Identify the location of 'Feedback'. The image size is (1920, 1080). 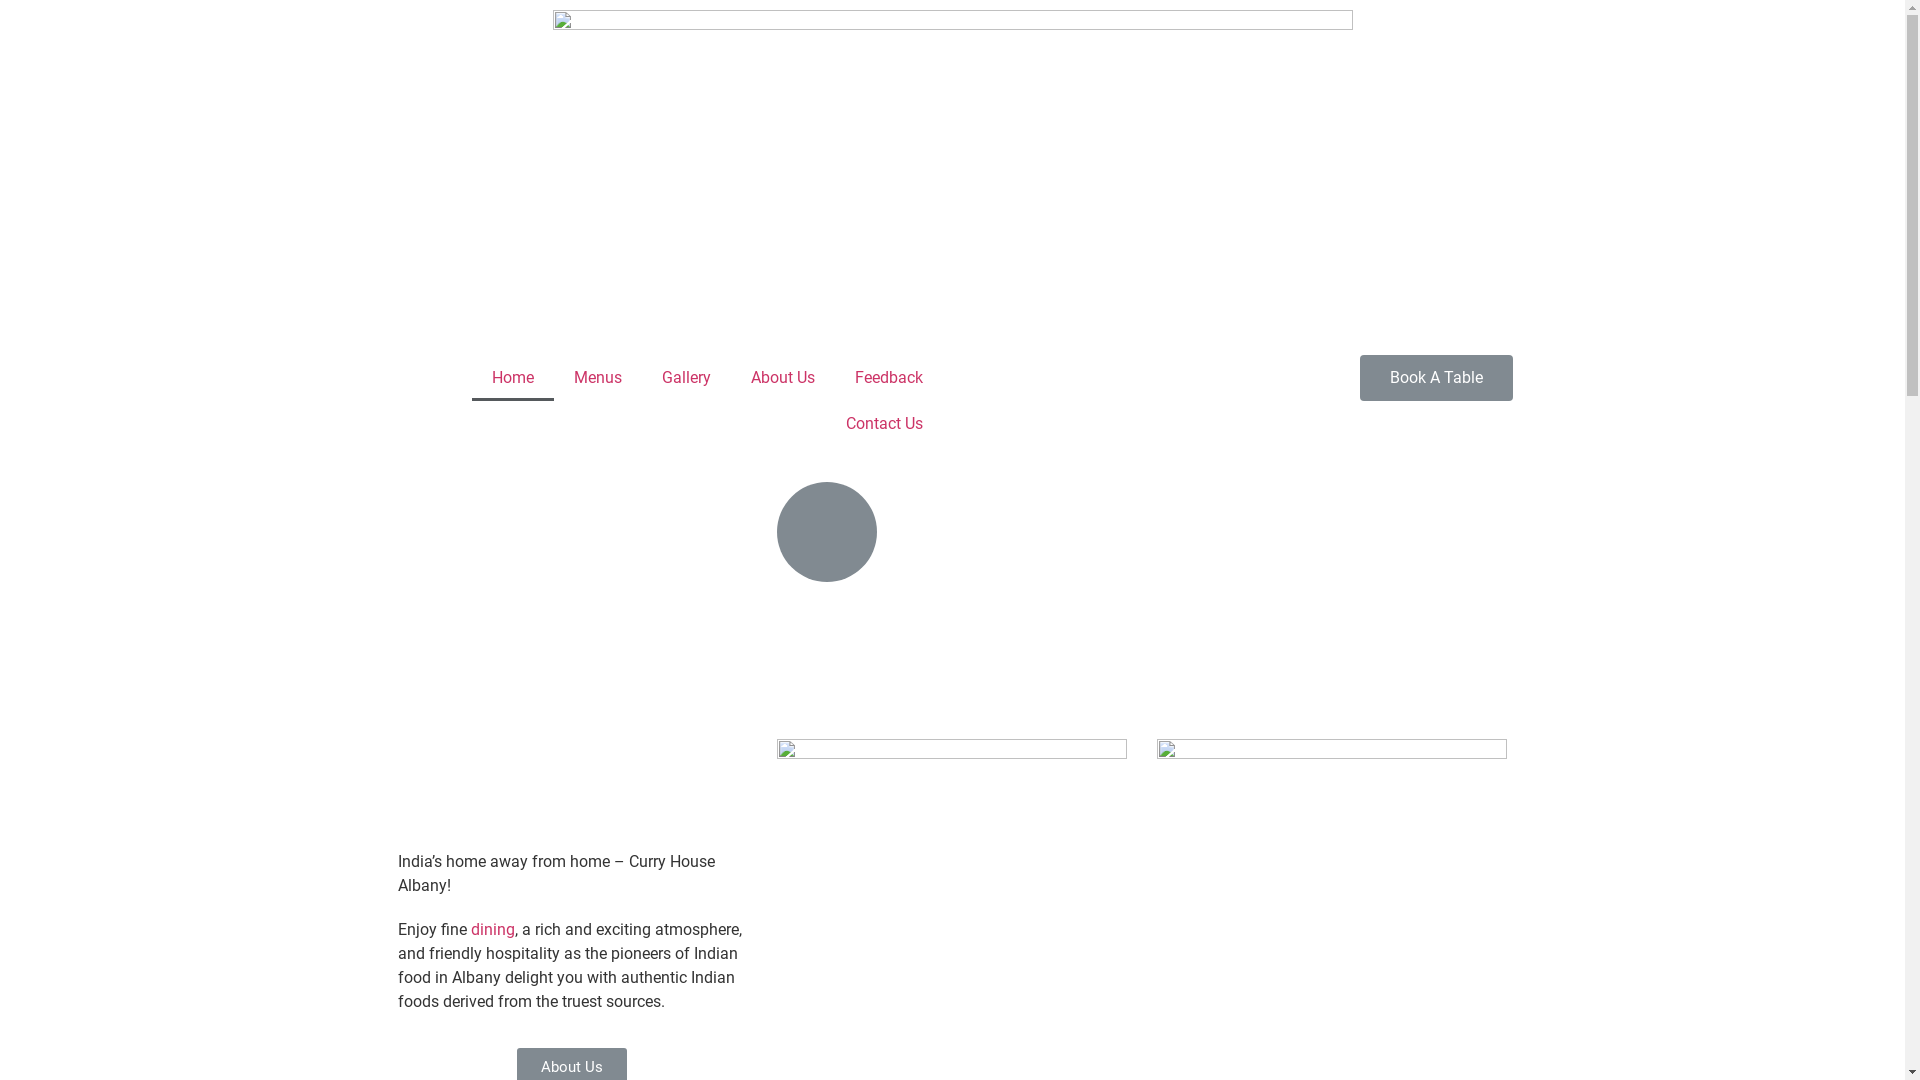
(887, 378).